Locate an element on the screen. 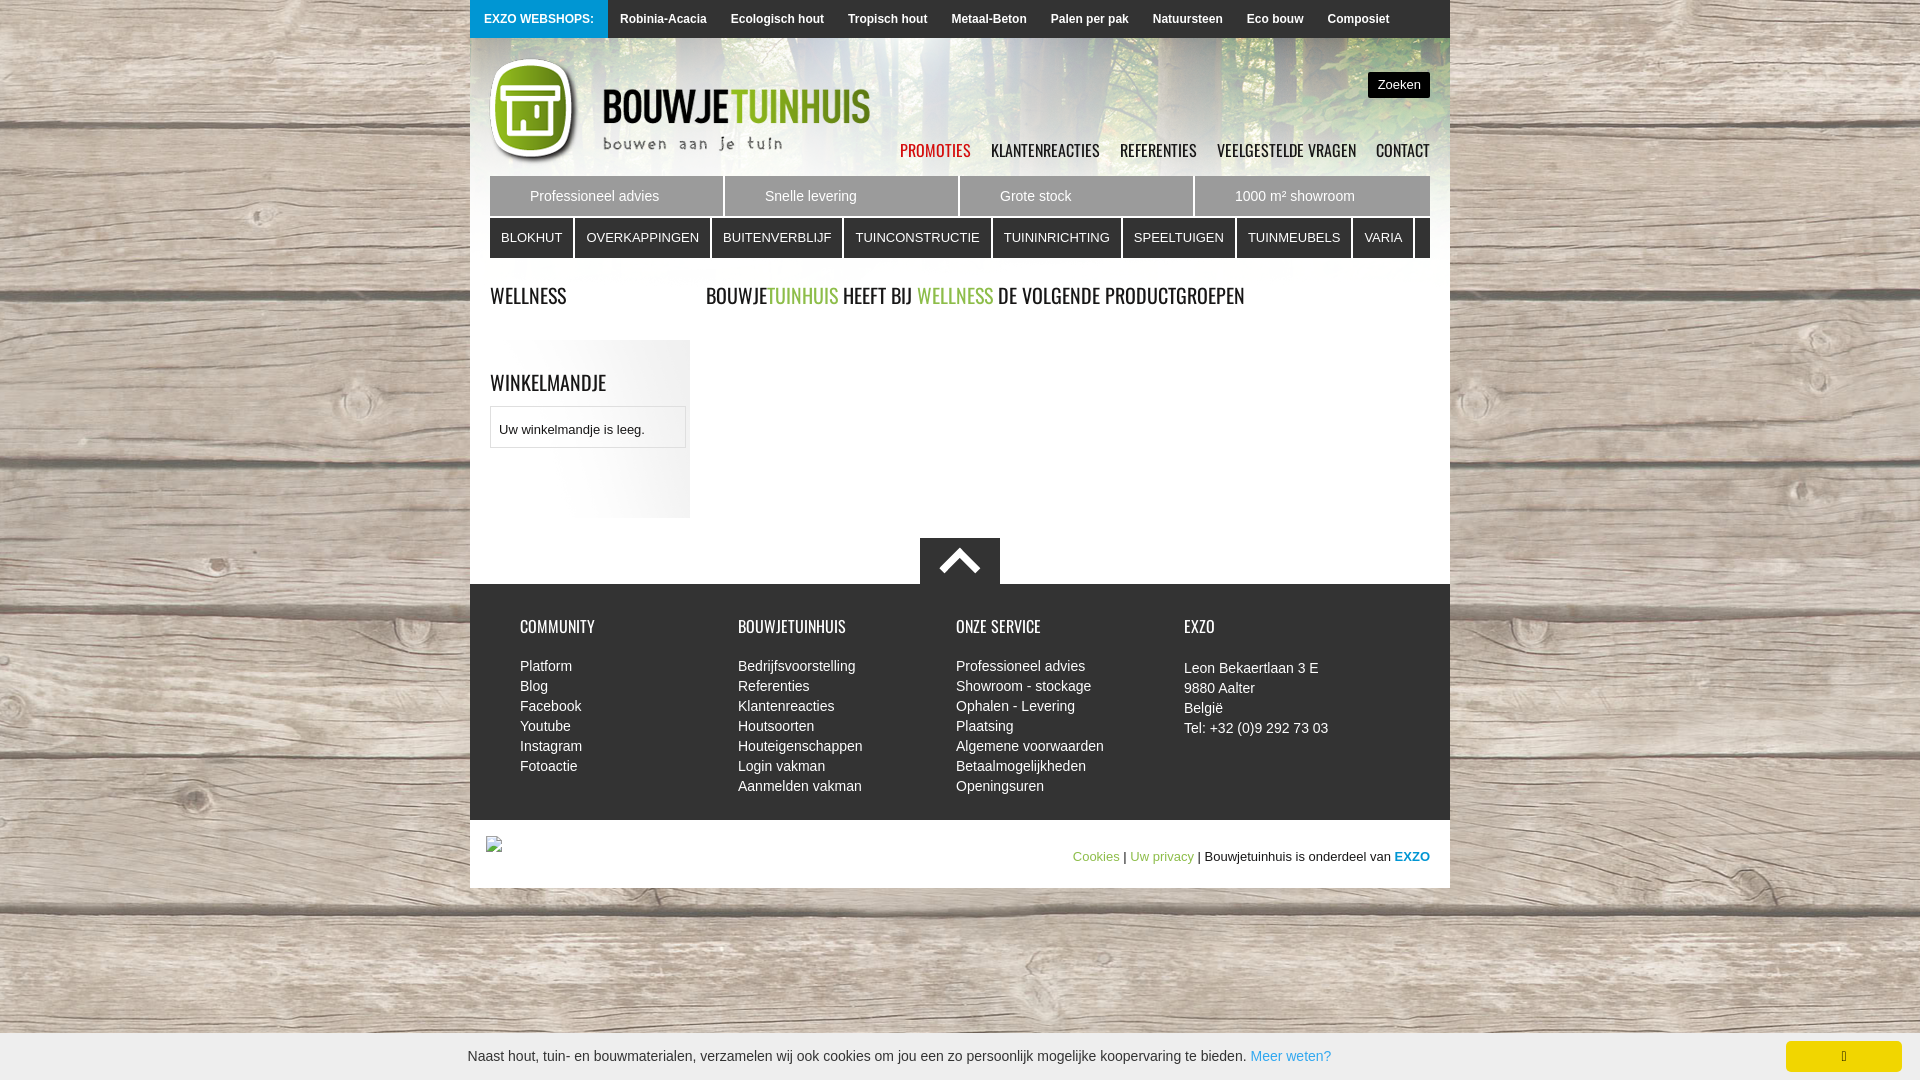  'Houtsoorten' is located at coordinates (831, 725).